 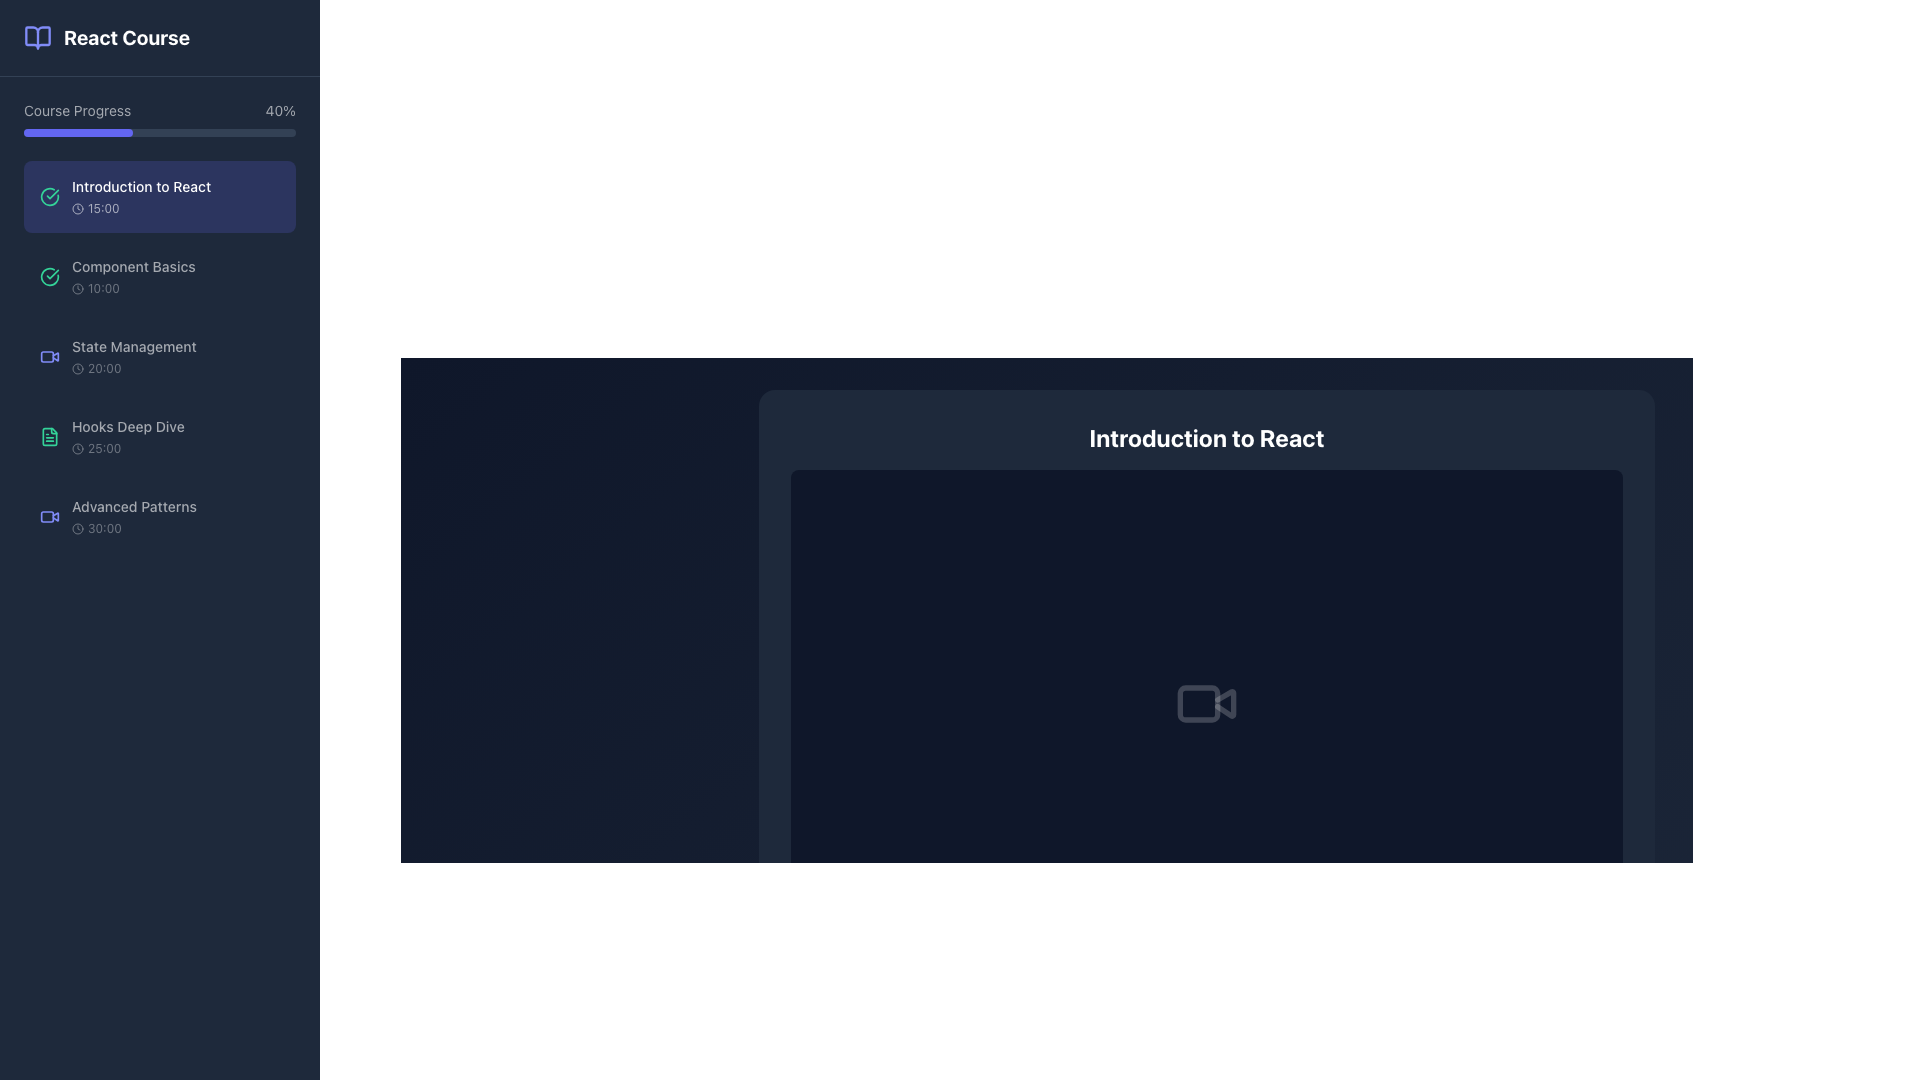 What do you see at coordinates (49, 196) in the screenshot?
I see `circular green icon with a check mark, located beside the text 'Introduction to React' in the left navigation panel for additional details` at bounding box center [49, 196].